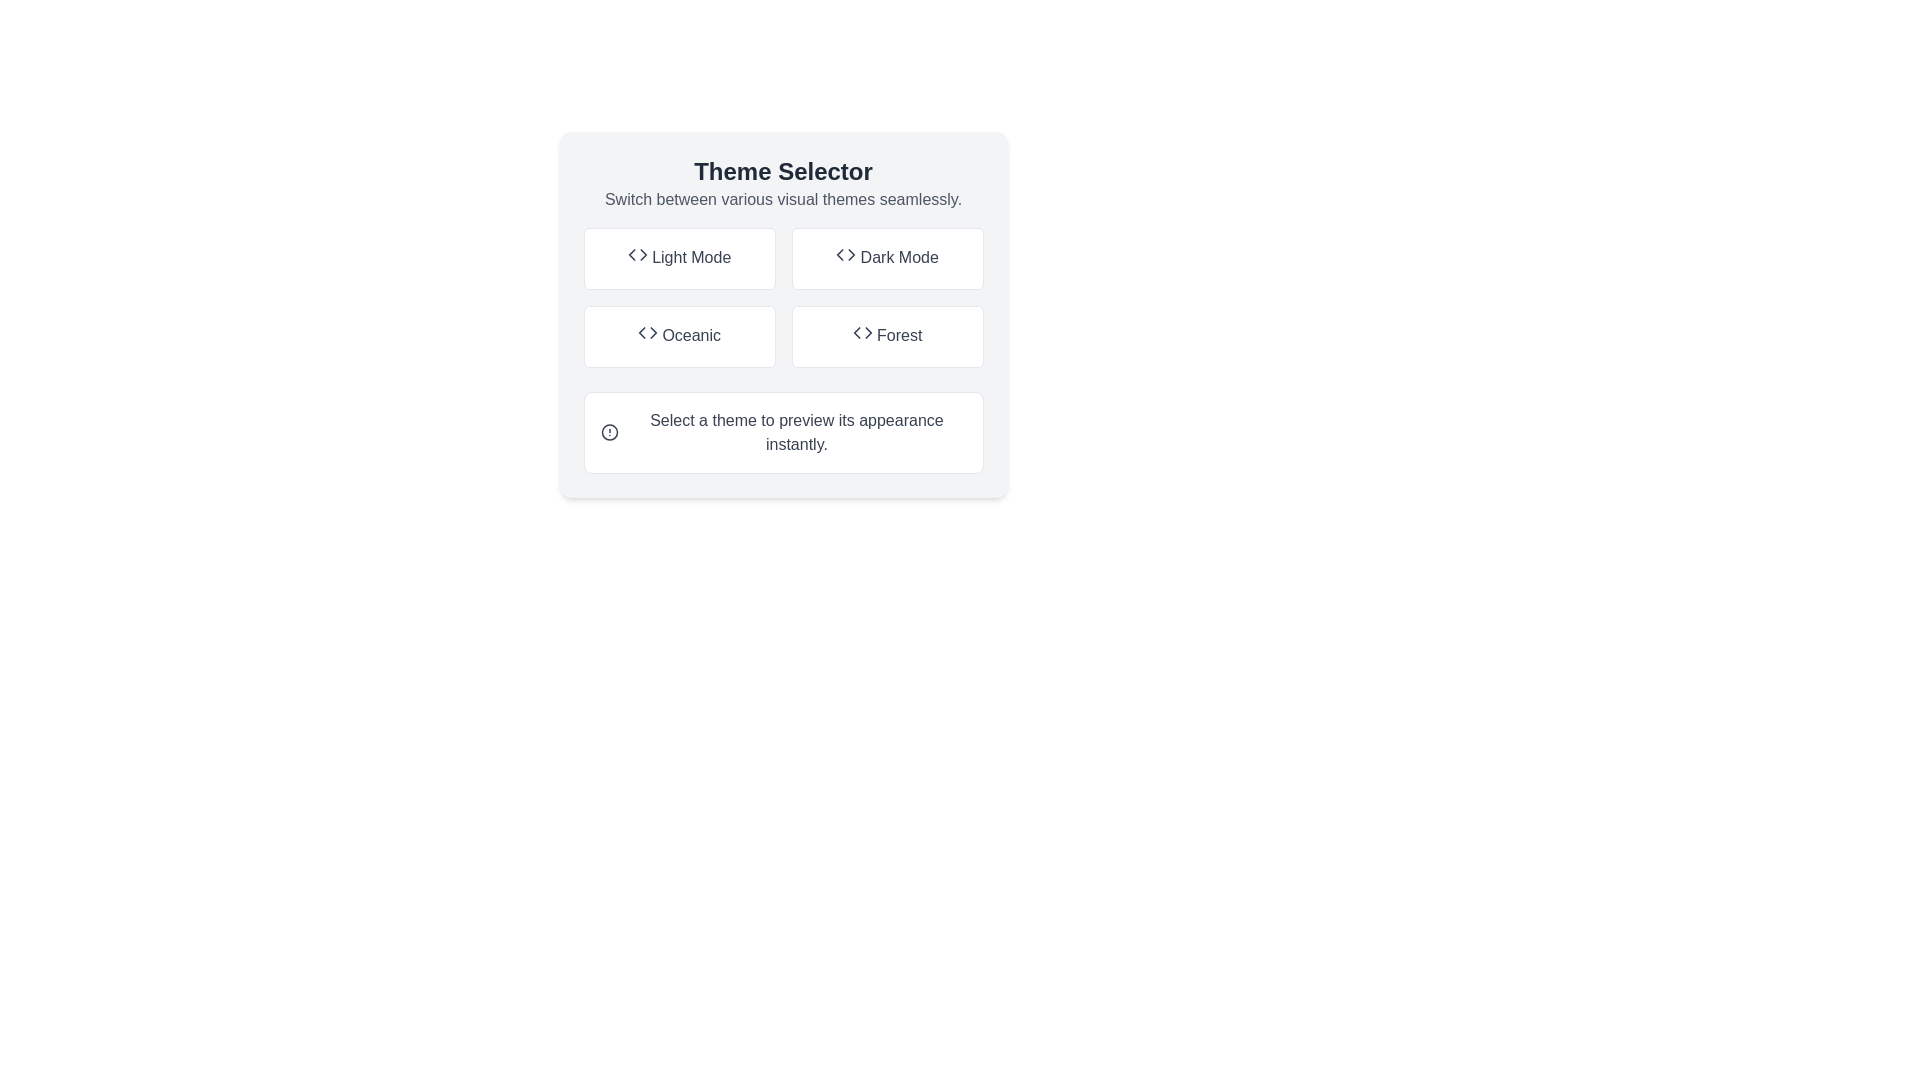  What do you see at coordinates (679, 335) in the screenshot?
I see `the 'Oceanic' theme selection button located in the second row of the grid layout within the 'Theme Selector' section for keyboard navigation` at bounding box center [679, 335].